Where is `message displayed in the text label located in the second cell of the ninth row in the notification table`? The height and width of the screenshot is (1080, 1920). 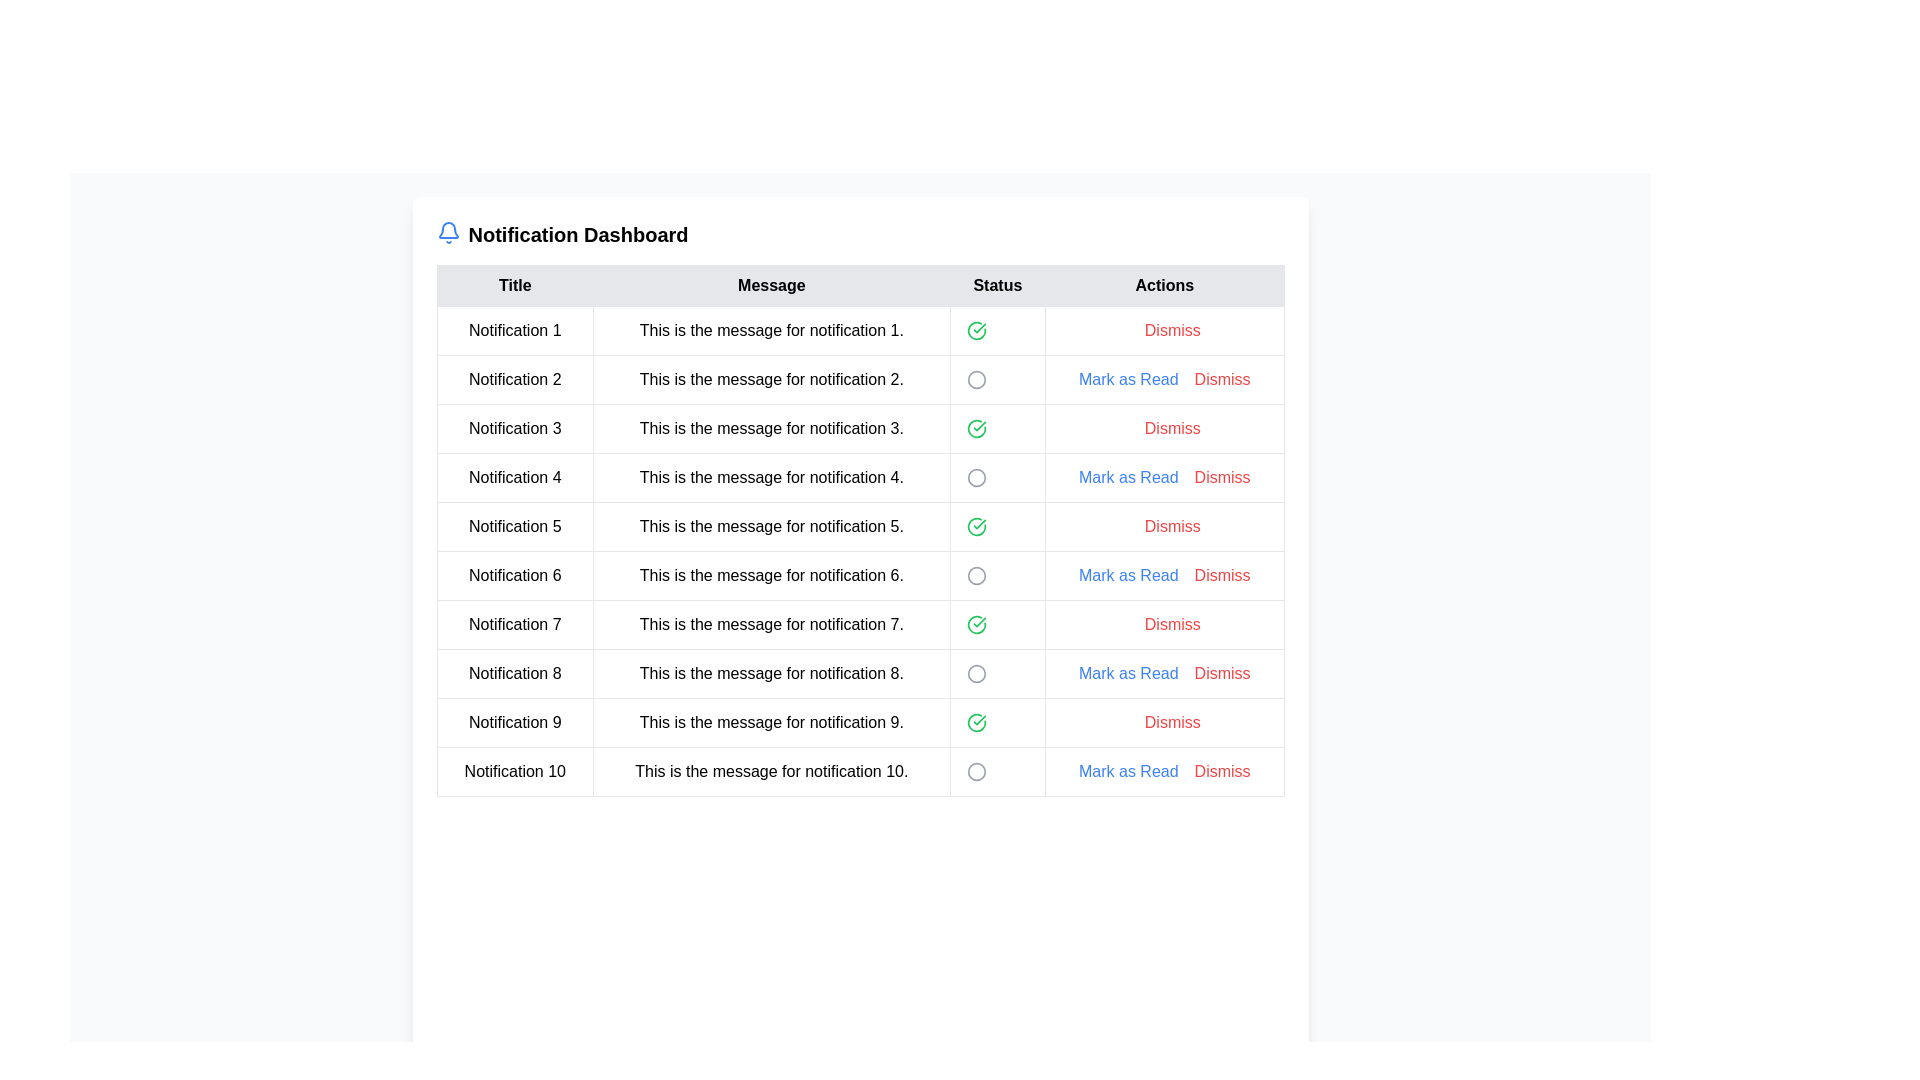
message displayed in the text label located in the second cell of the ninth row in the notification table is located at coordinates (770, 722).